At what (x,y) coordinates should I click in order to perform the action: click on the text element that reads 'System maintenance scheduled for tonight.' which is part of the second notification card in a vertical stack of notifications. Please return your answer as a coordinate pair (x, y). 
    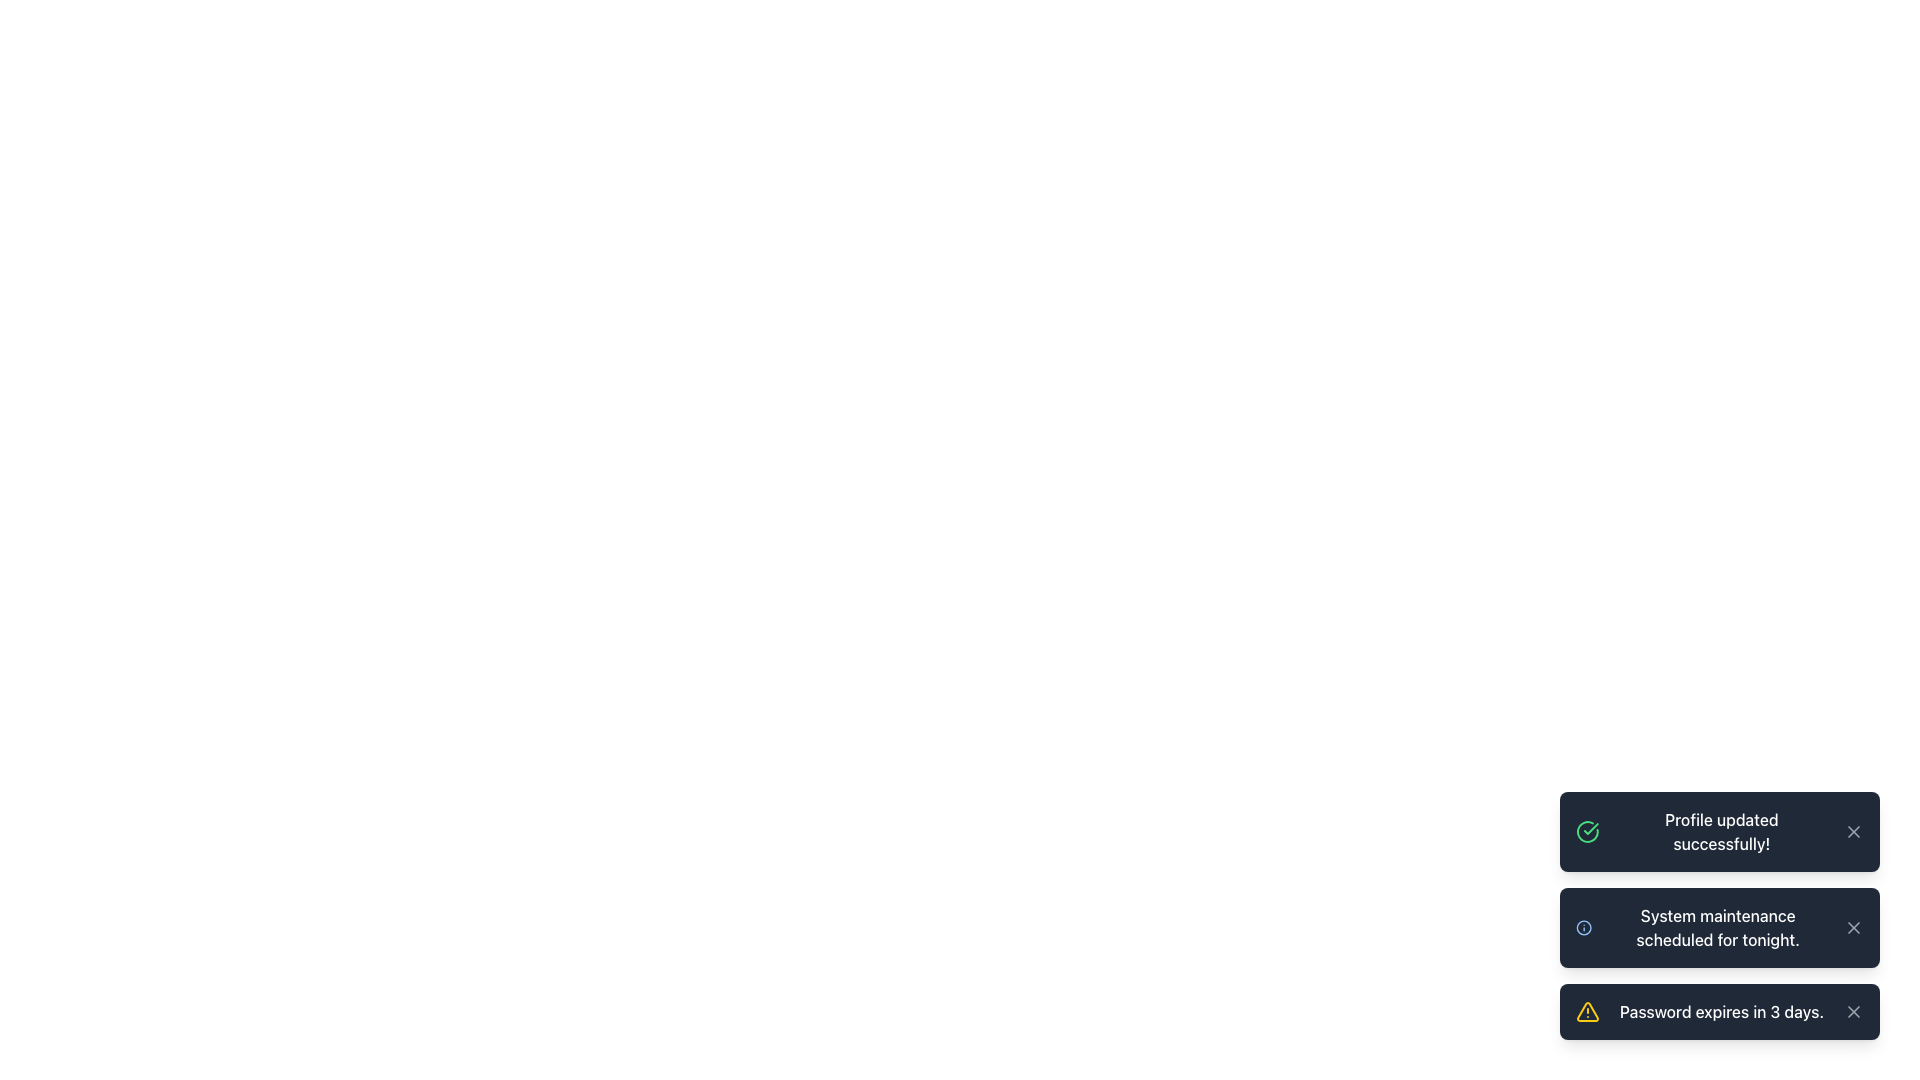
    Looking at the image, I should click on (1717, 928).